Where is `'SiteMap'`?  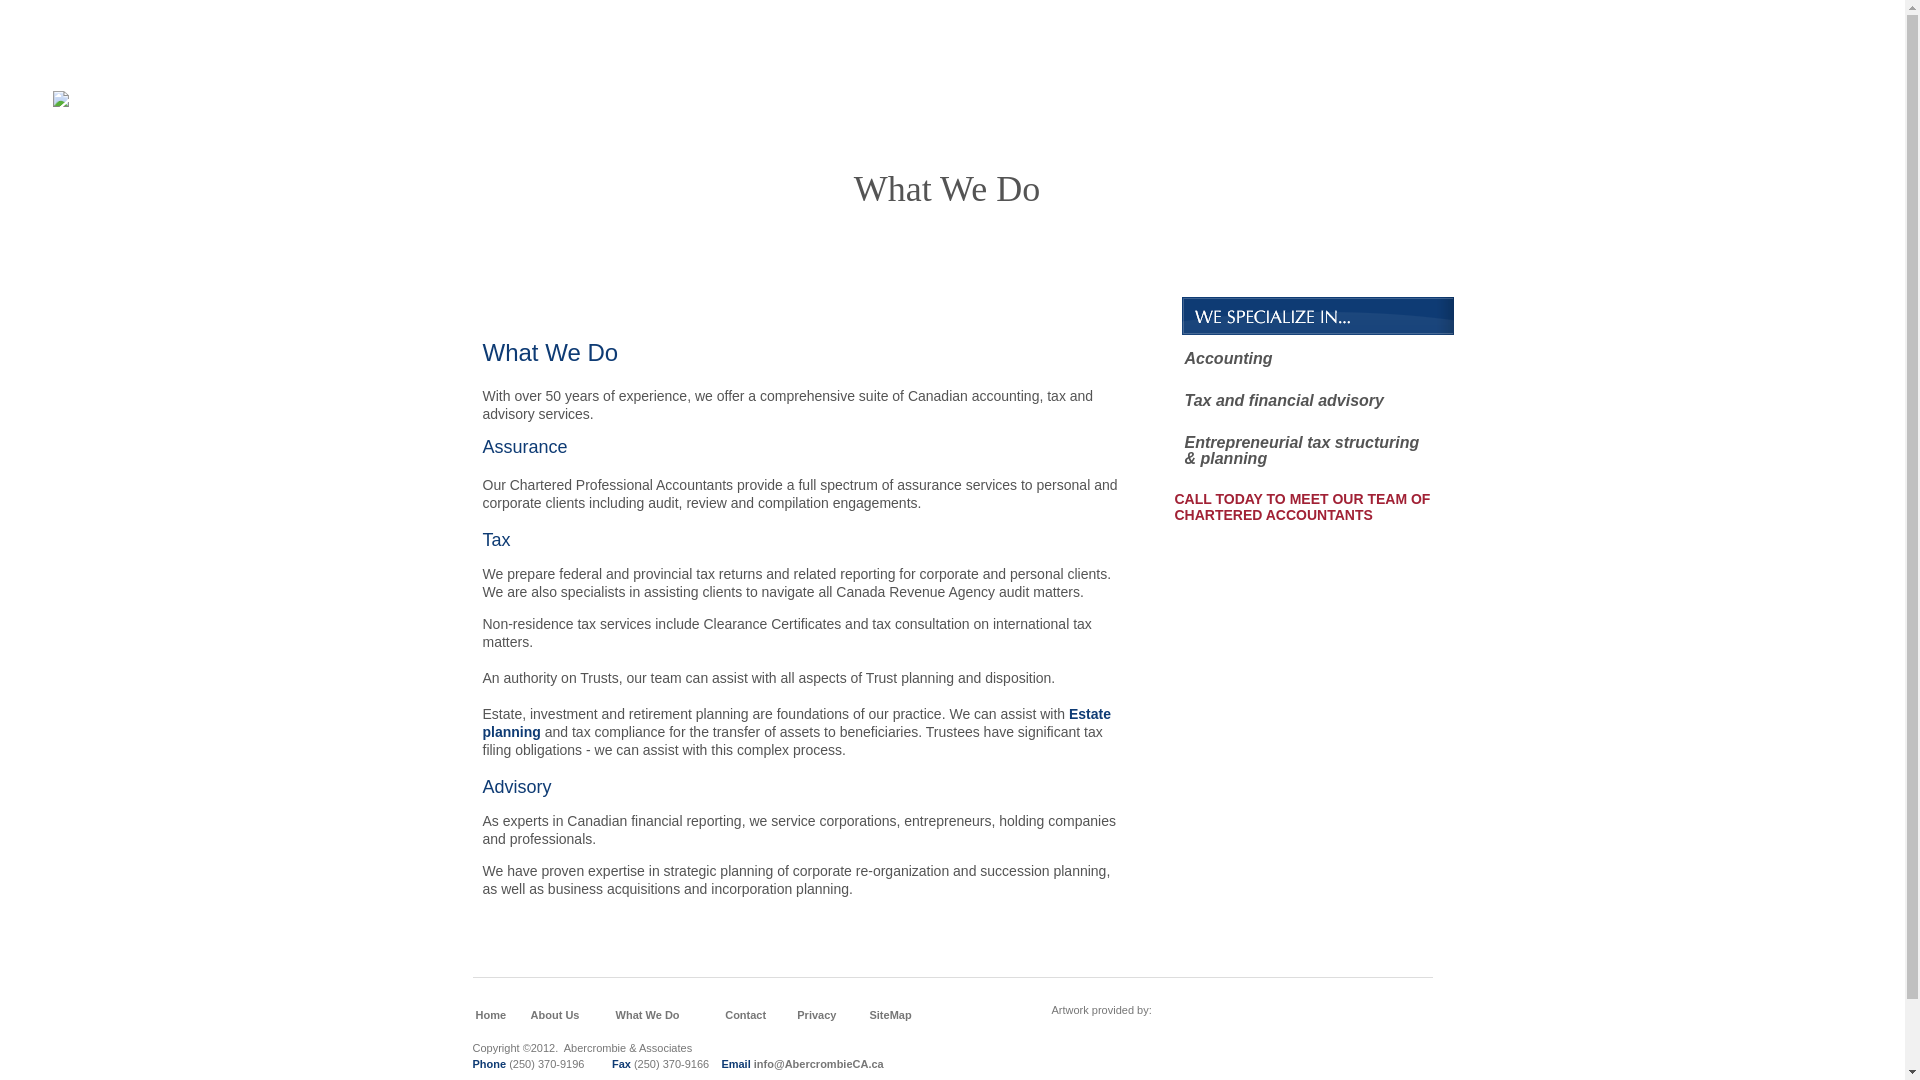
'SiteMap' is located at coordinates (888, 1014).